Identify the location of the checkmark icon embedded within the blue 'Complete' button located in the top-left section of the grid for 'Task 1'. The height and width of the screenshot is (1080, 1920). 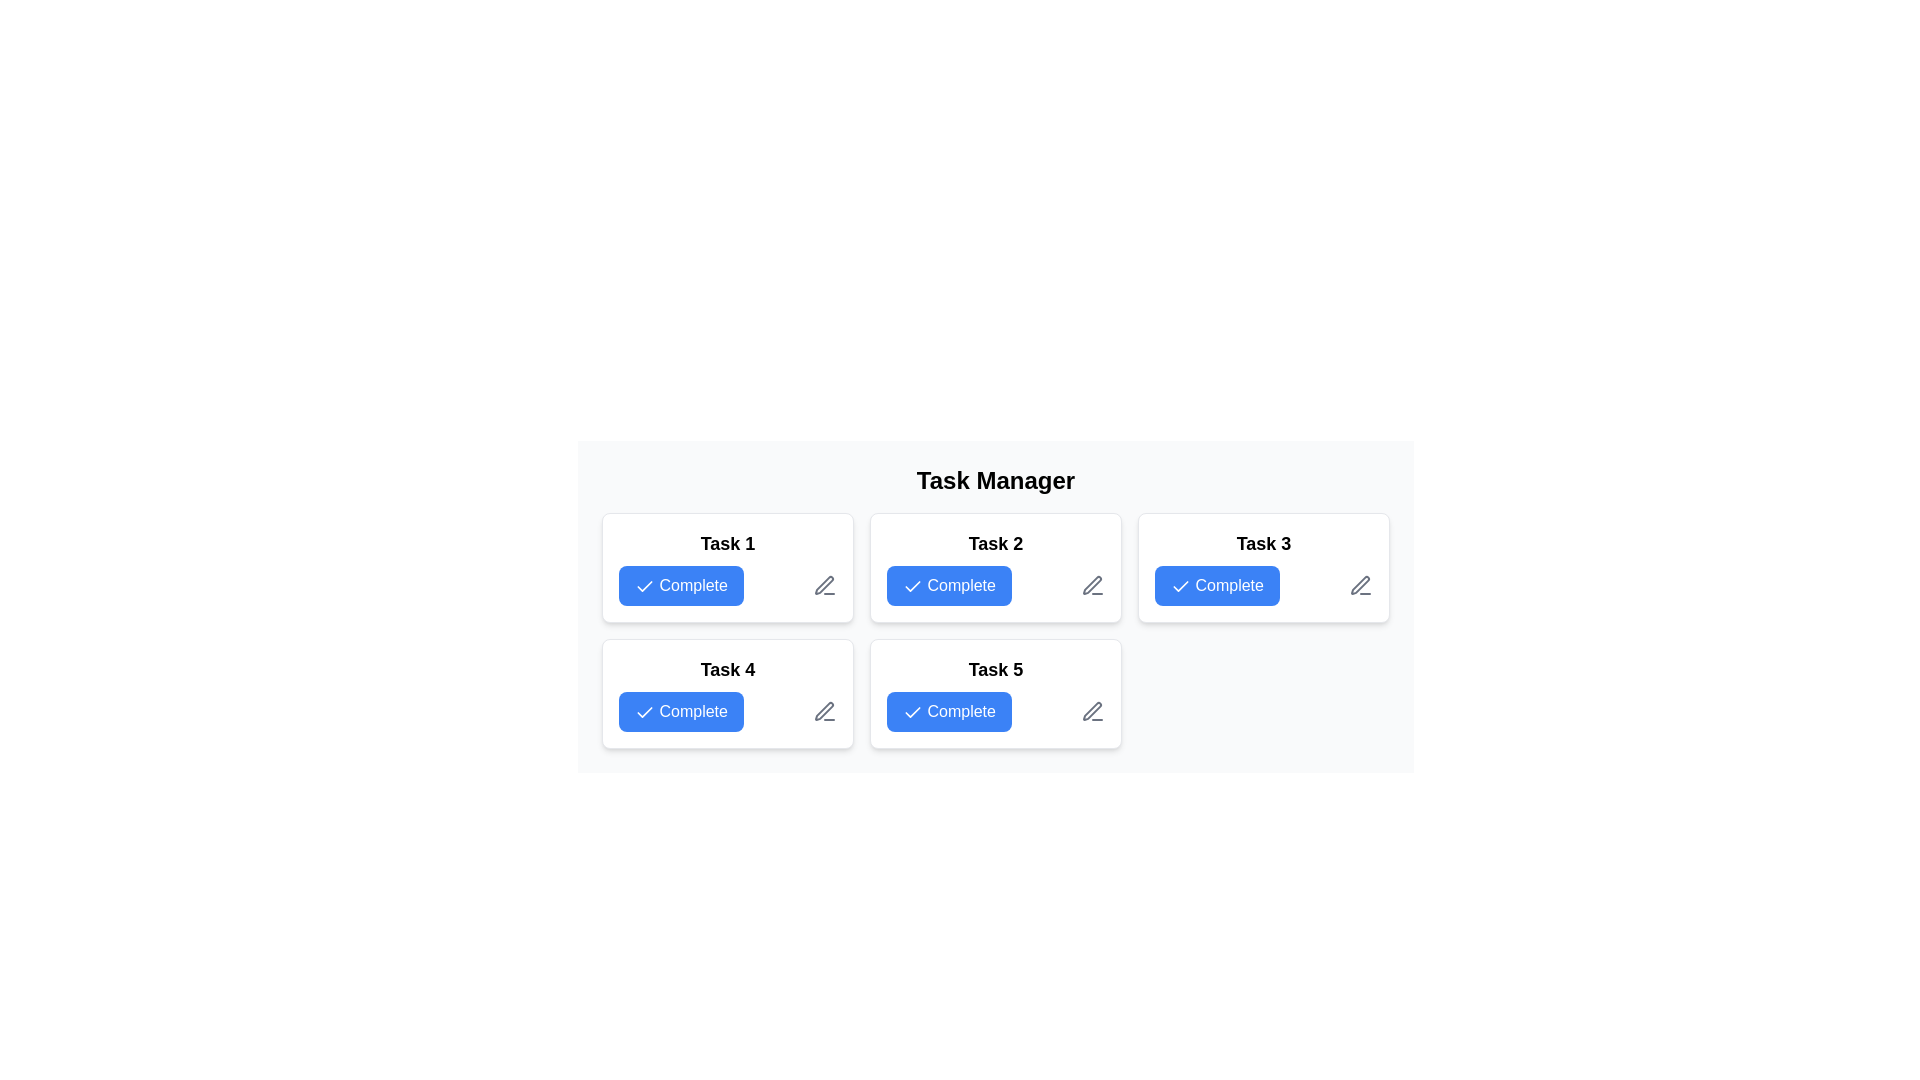
(644, 585).